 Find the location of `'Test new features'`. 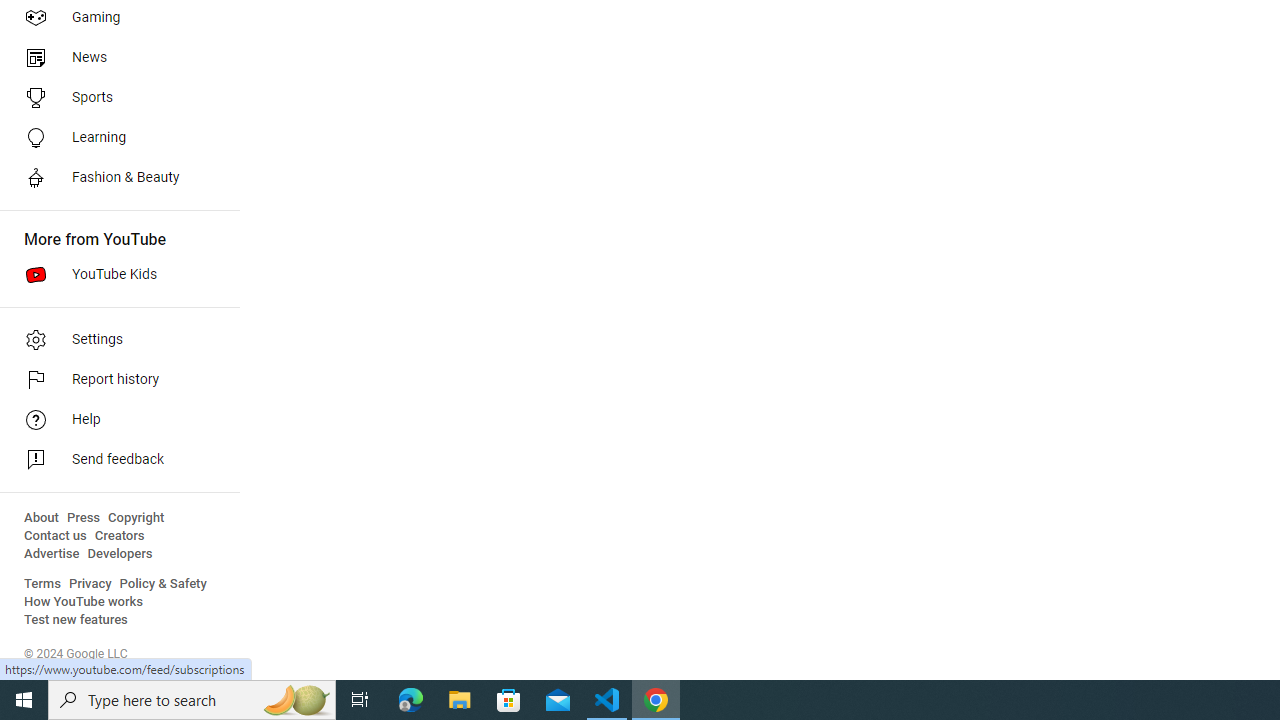

'Test new features' is located at coordinates (76, 619).